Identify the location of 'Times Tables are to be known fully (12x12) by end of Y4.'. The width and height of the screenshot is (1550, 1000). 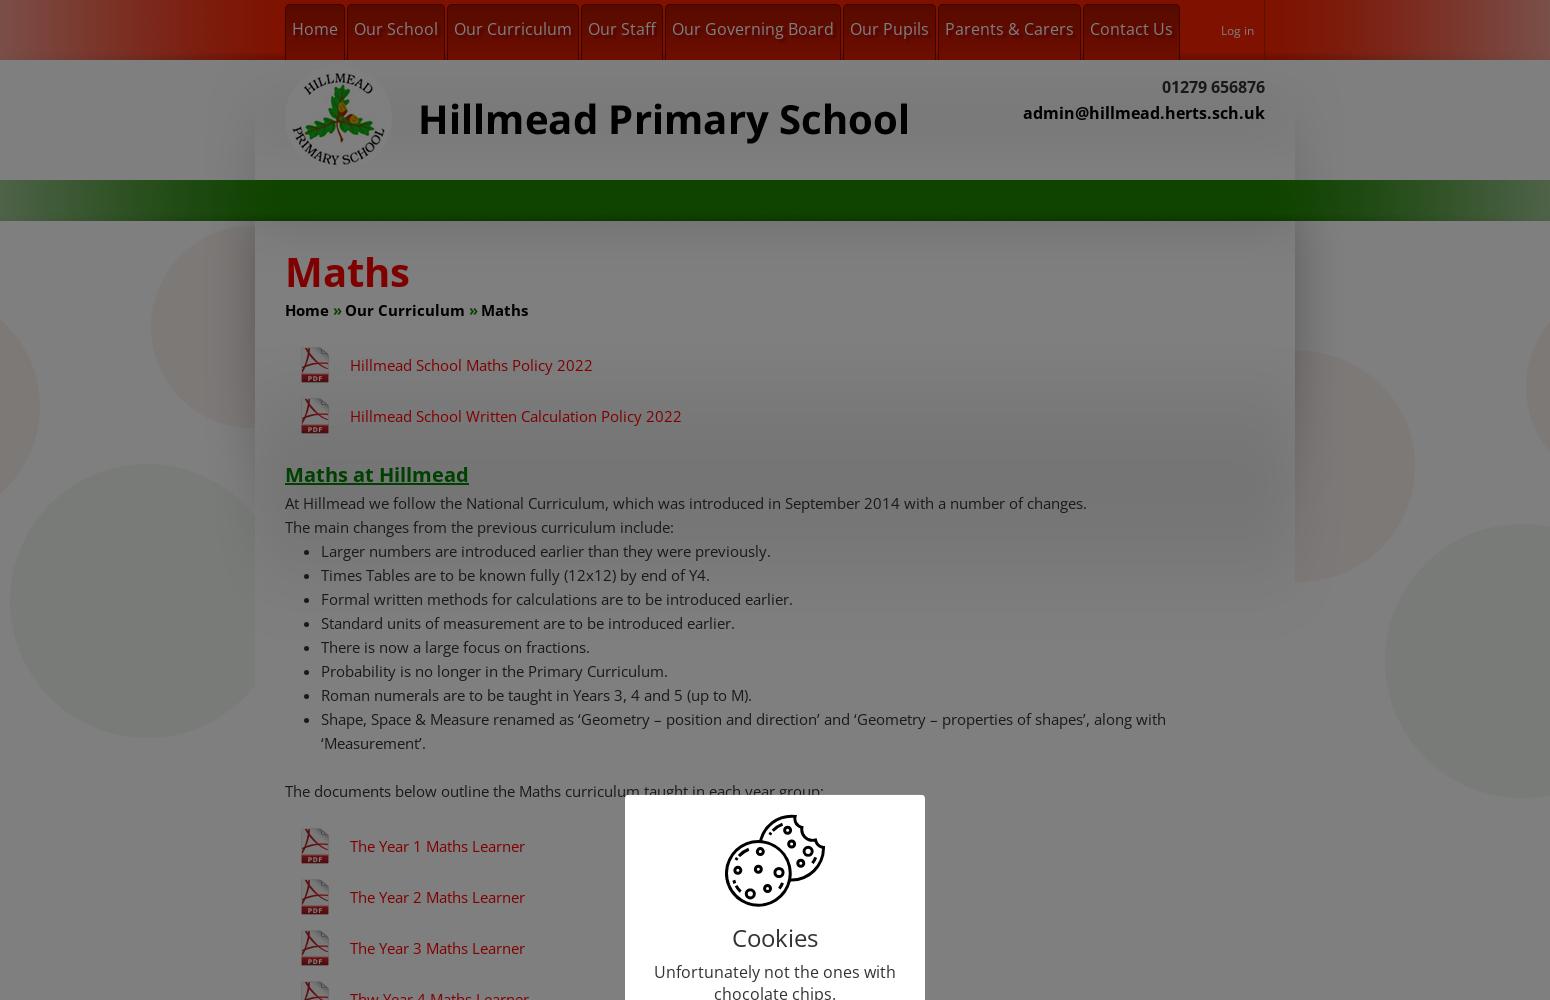
(320, 574).